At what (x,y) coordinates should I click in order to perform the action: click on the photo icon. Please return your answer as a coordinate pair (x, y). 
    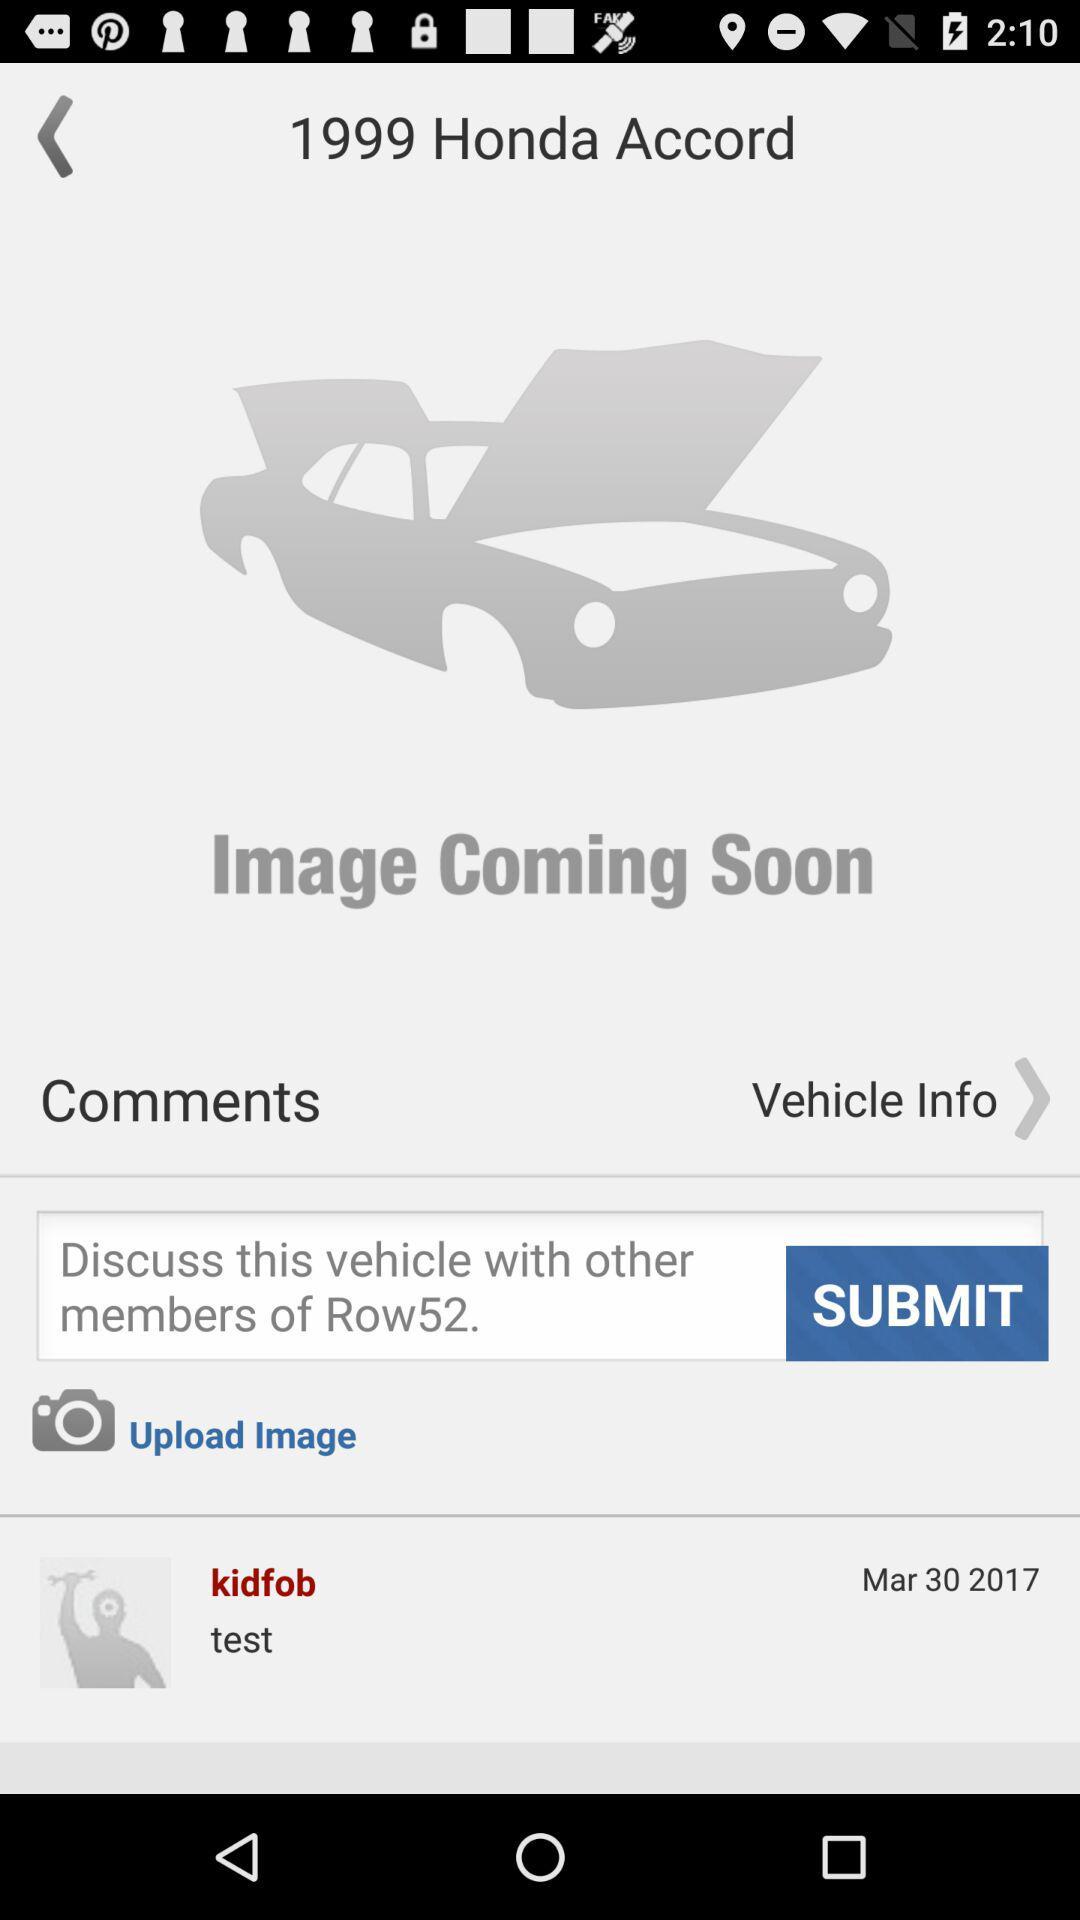
    Looking at the image, I should click on (72, 1519).